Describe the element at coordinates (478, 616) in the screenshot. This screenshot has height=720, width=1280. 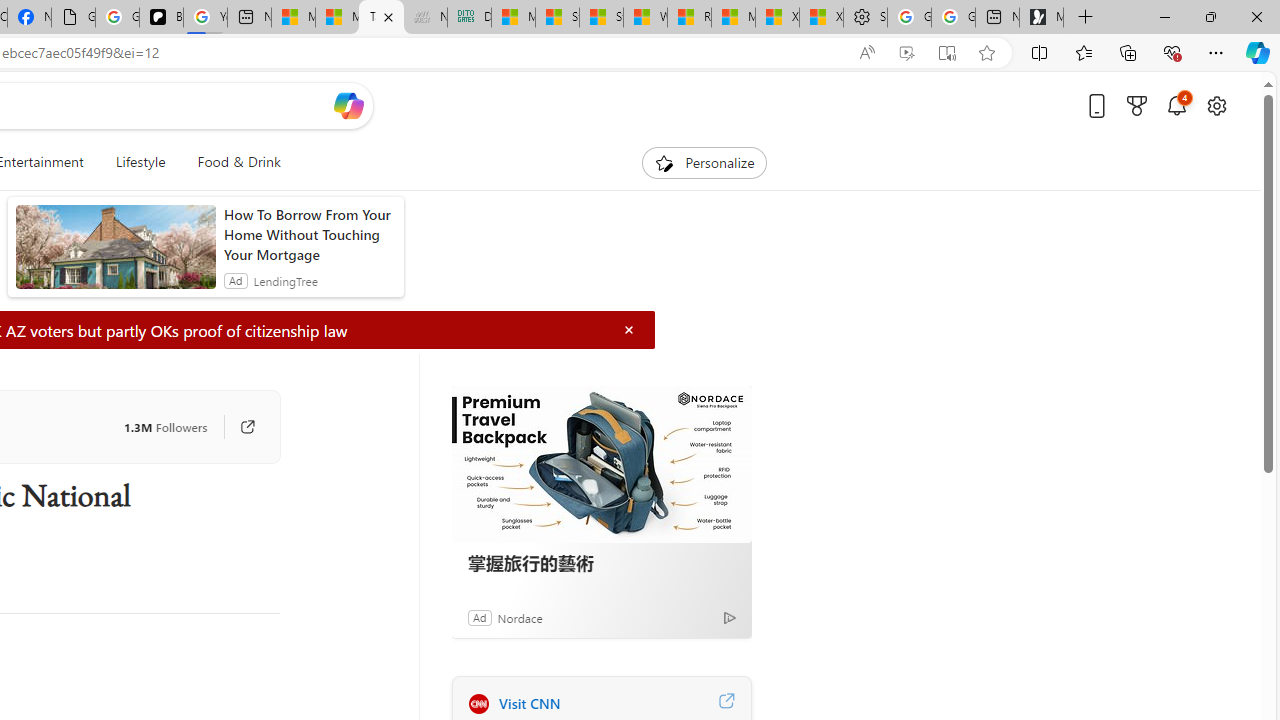
I see `'Ad'` at that location.